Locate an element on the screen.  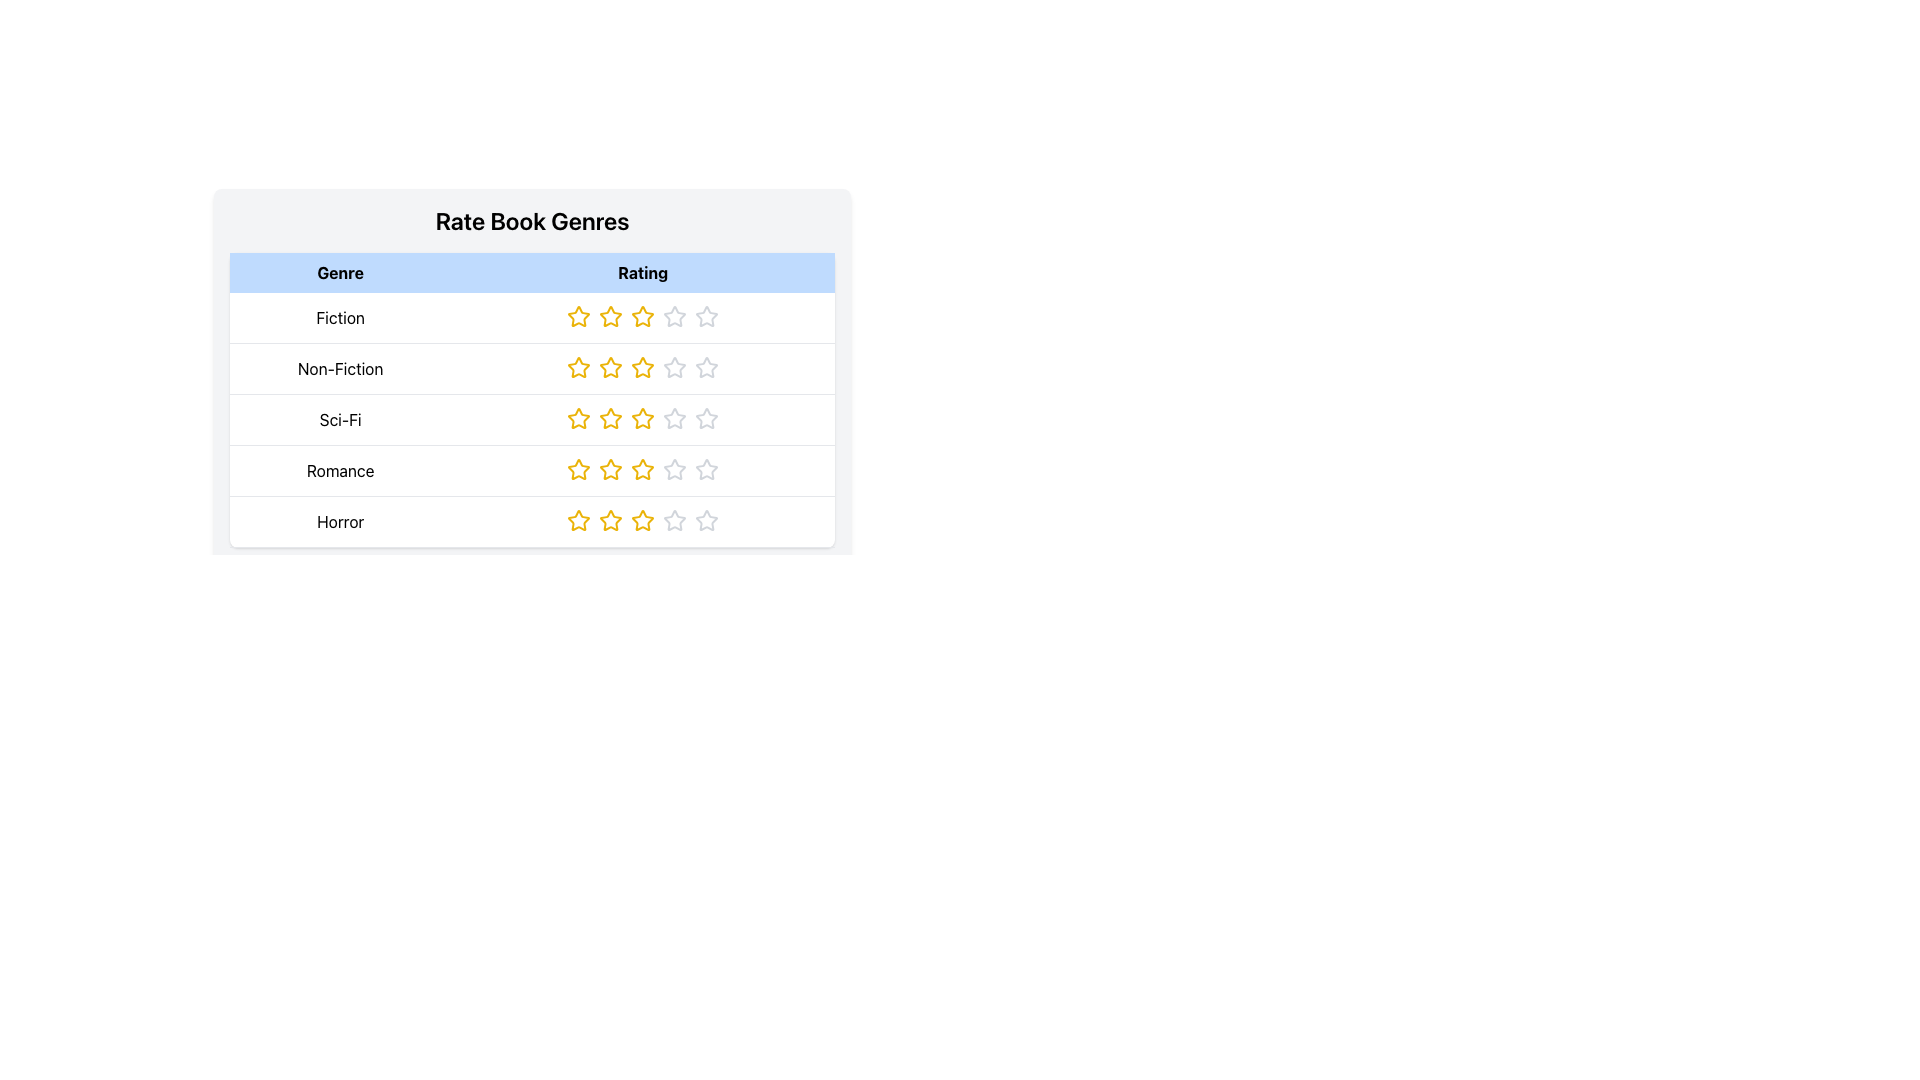
the fourth star icon in the five-star rating row for 'Fiction', which serves as a visual indicator of a rating system is located at coordinates (675, 315).